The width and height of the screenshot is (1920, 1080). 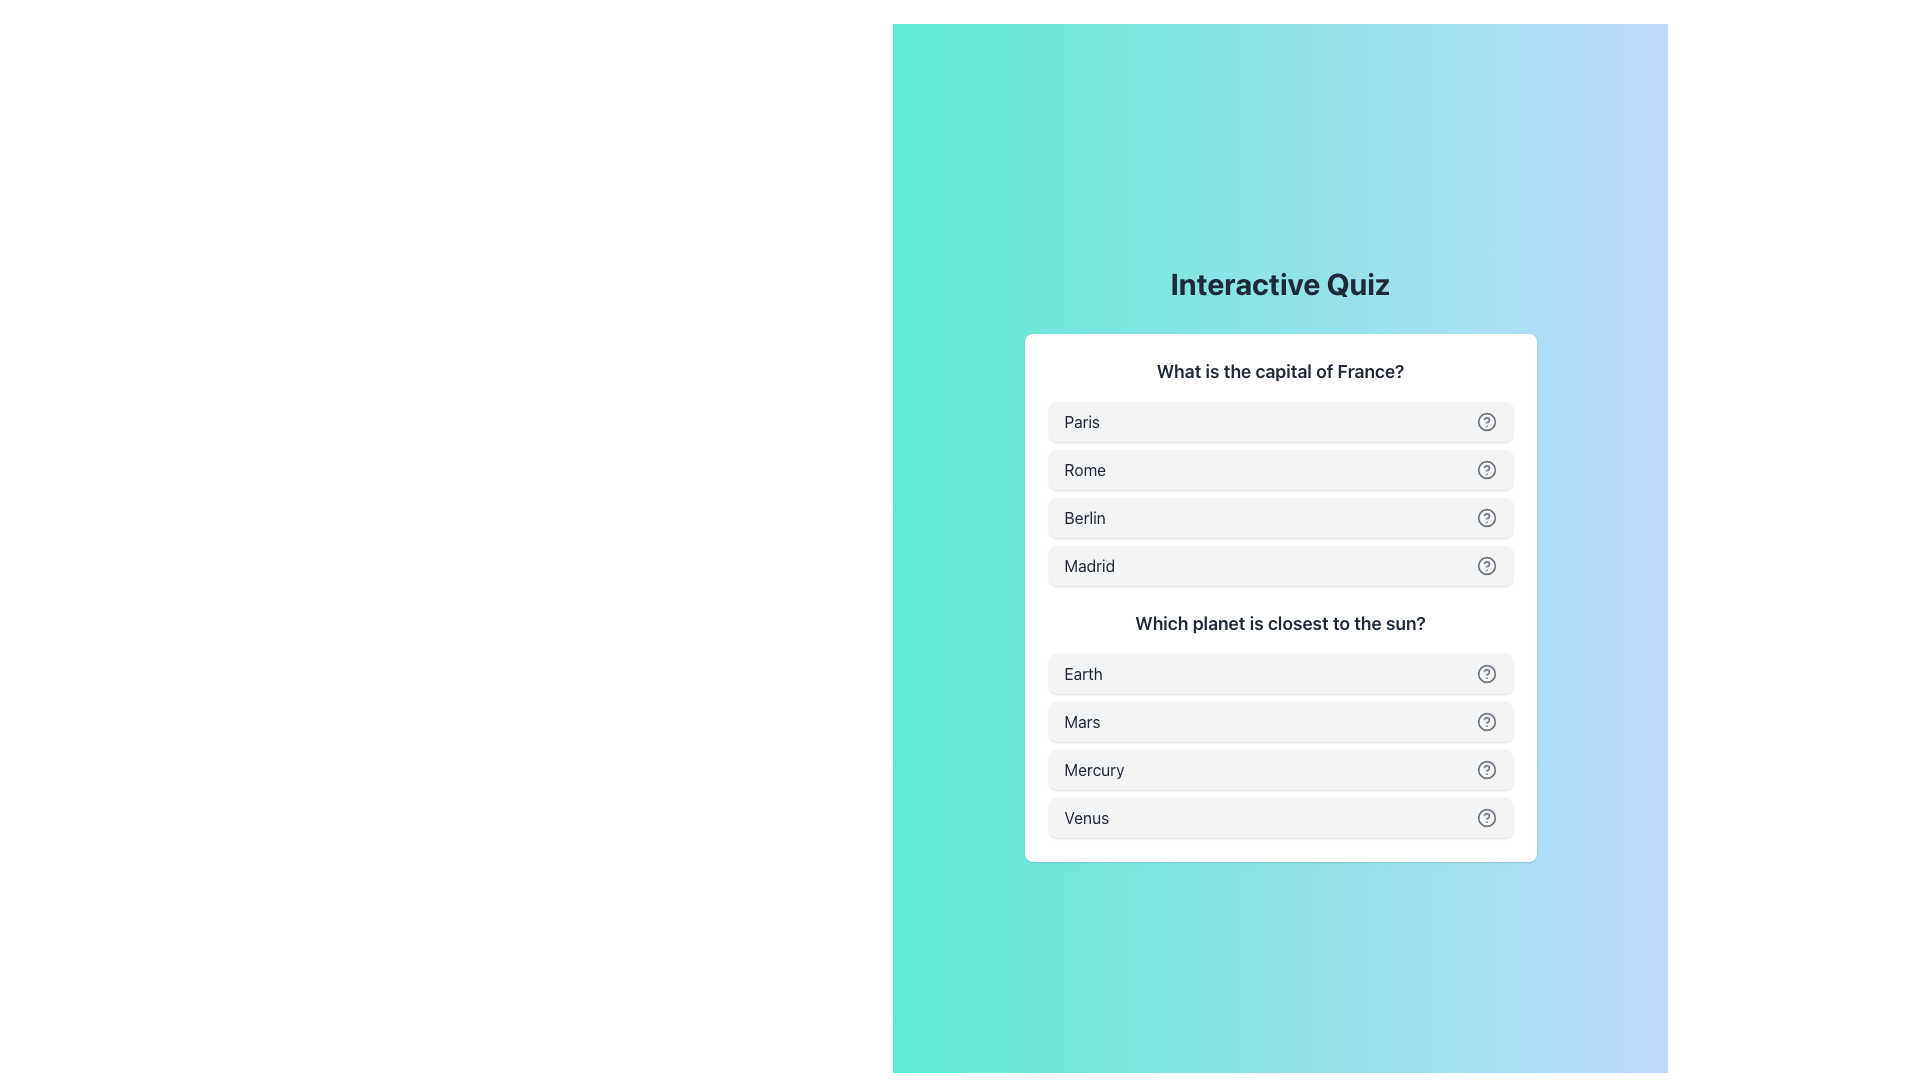 What do you see at coordinates (1486, 769) in the screenshot?
I see `the Help icon located at the far-right end of the 'Mercury' row in the quiz interface` at bounding box center [1486, 769].